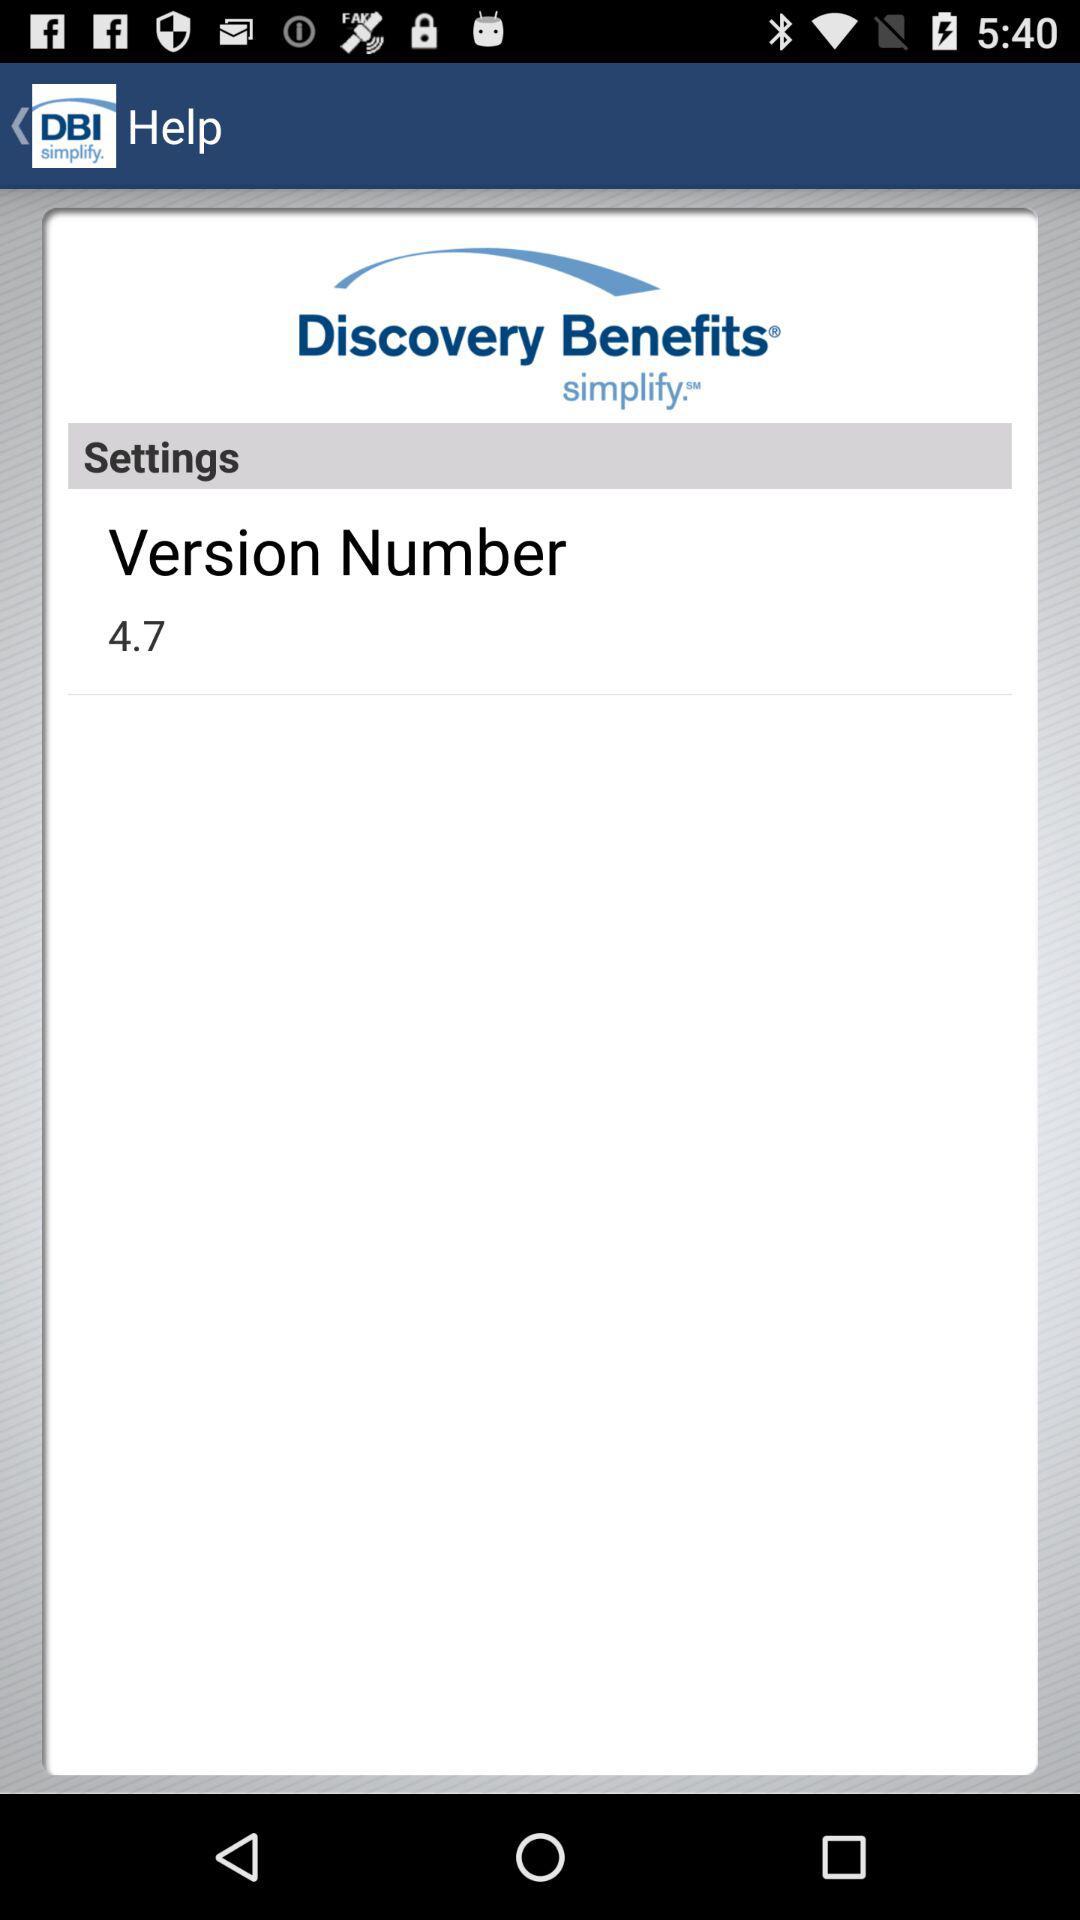 Image resolution: width=1080 pixels, height=1920 pixels. I want to click on item above version number app, so click(540, 455).